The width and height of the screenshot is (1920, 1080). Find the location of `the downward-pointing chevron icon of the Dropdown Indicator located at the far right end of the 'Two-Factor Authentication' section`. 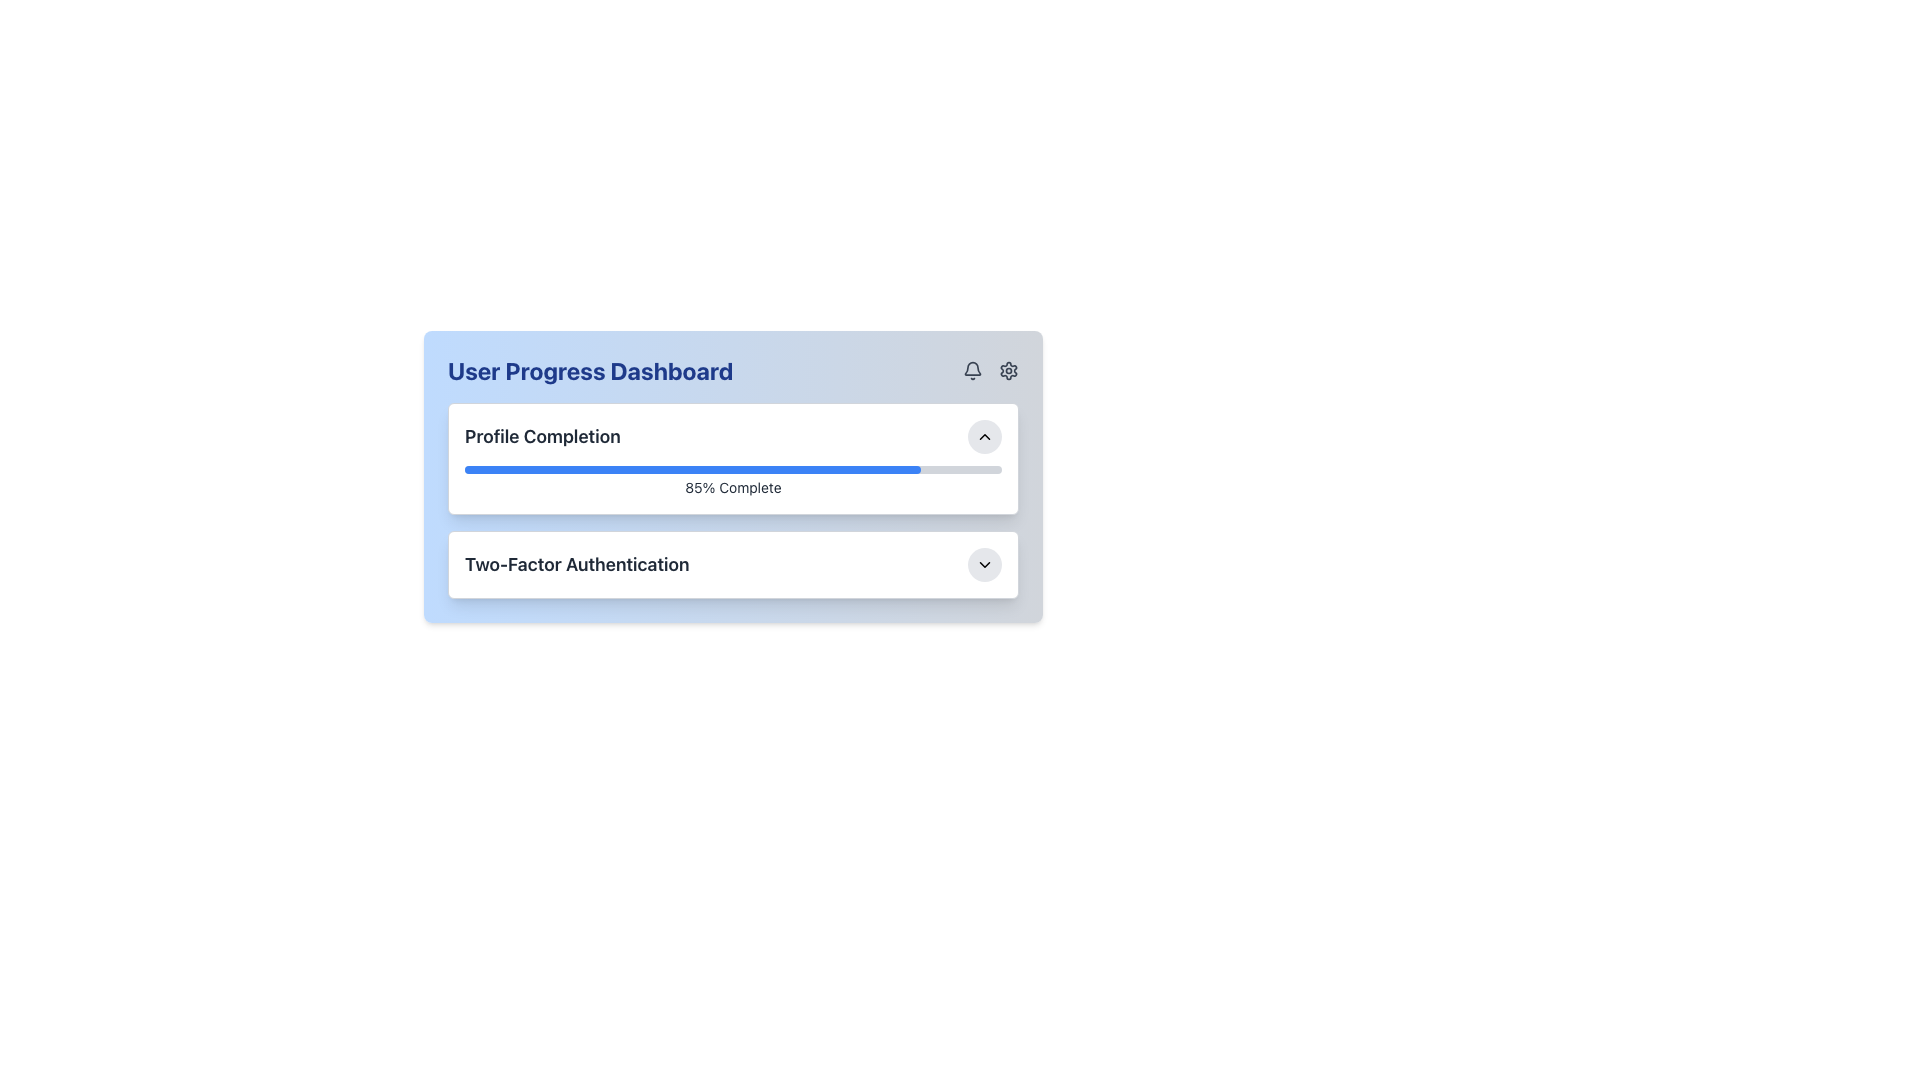

the downward-pointing chevron icon of the Dropdown Indicator located at the far right end of the 'Two-Factor Authentication' section is located at coordinates (984, 564).